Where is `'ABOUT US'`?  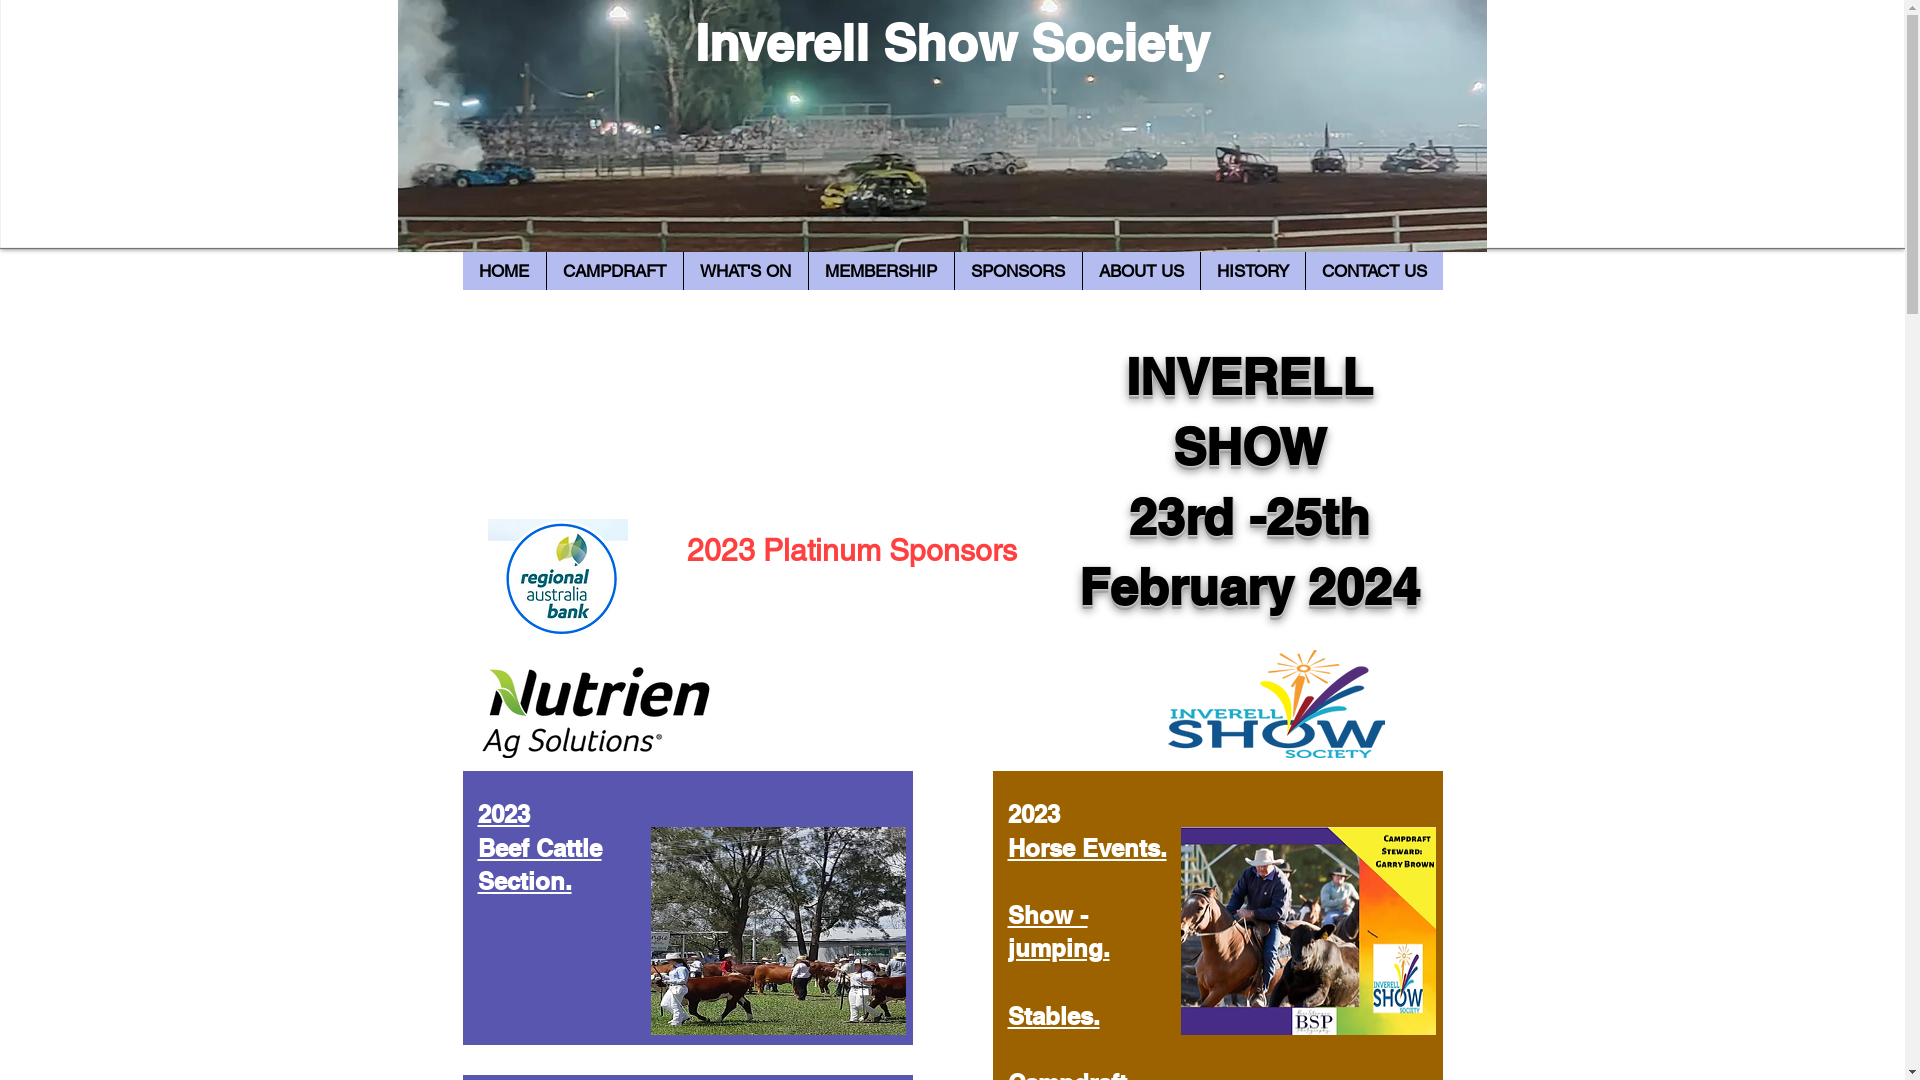 'ABOUT US' is located at coordinates (1141, 270).